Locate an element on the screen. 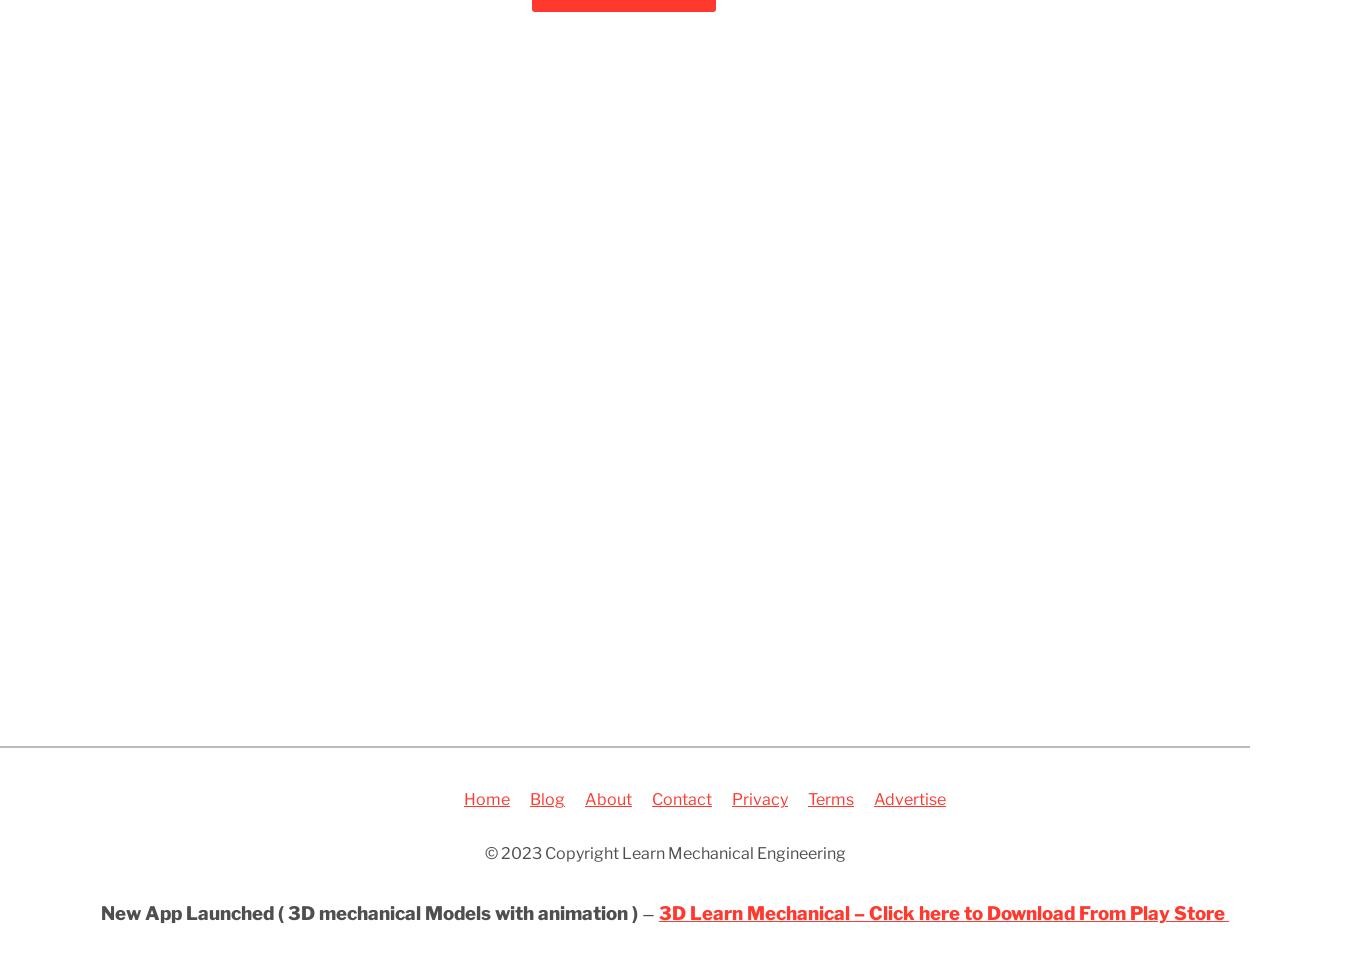 Image resolution: width=1370 pixels, height=958 pixels. 'New App Launched ( 3D mechanical Models with animation )' is located at coordinates (368, 913).